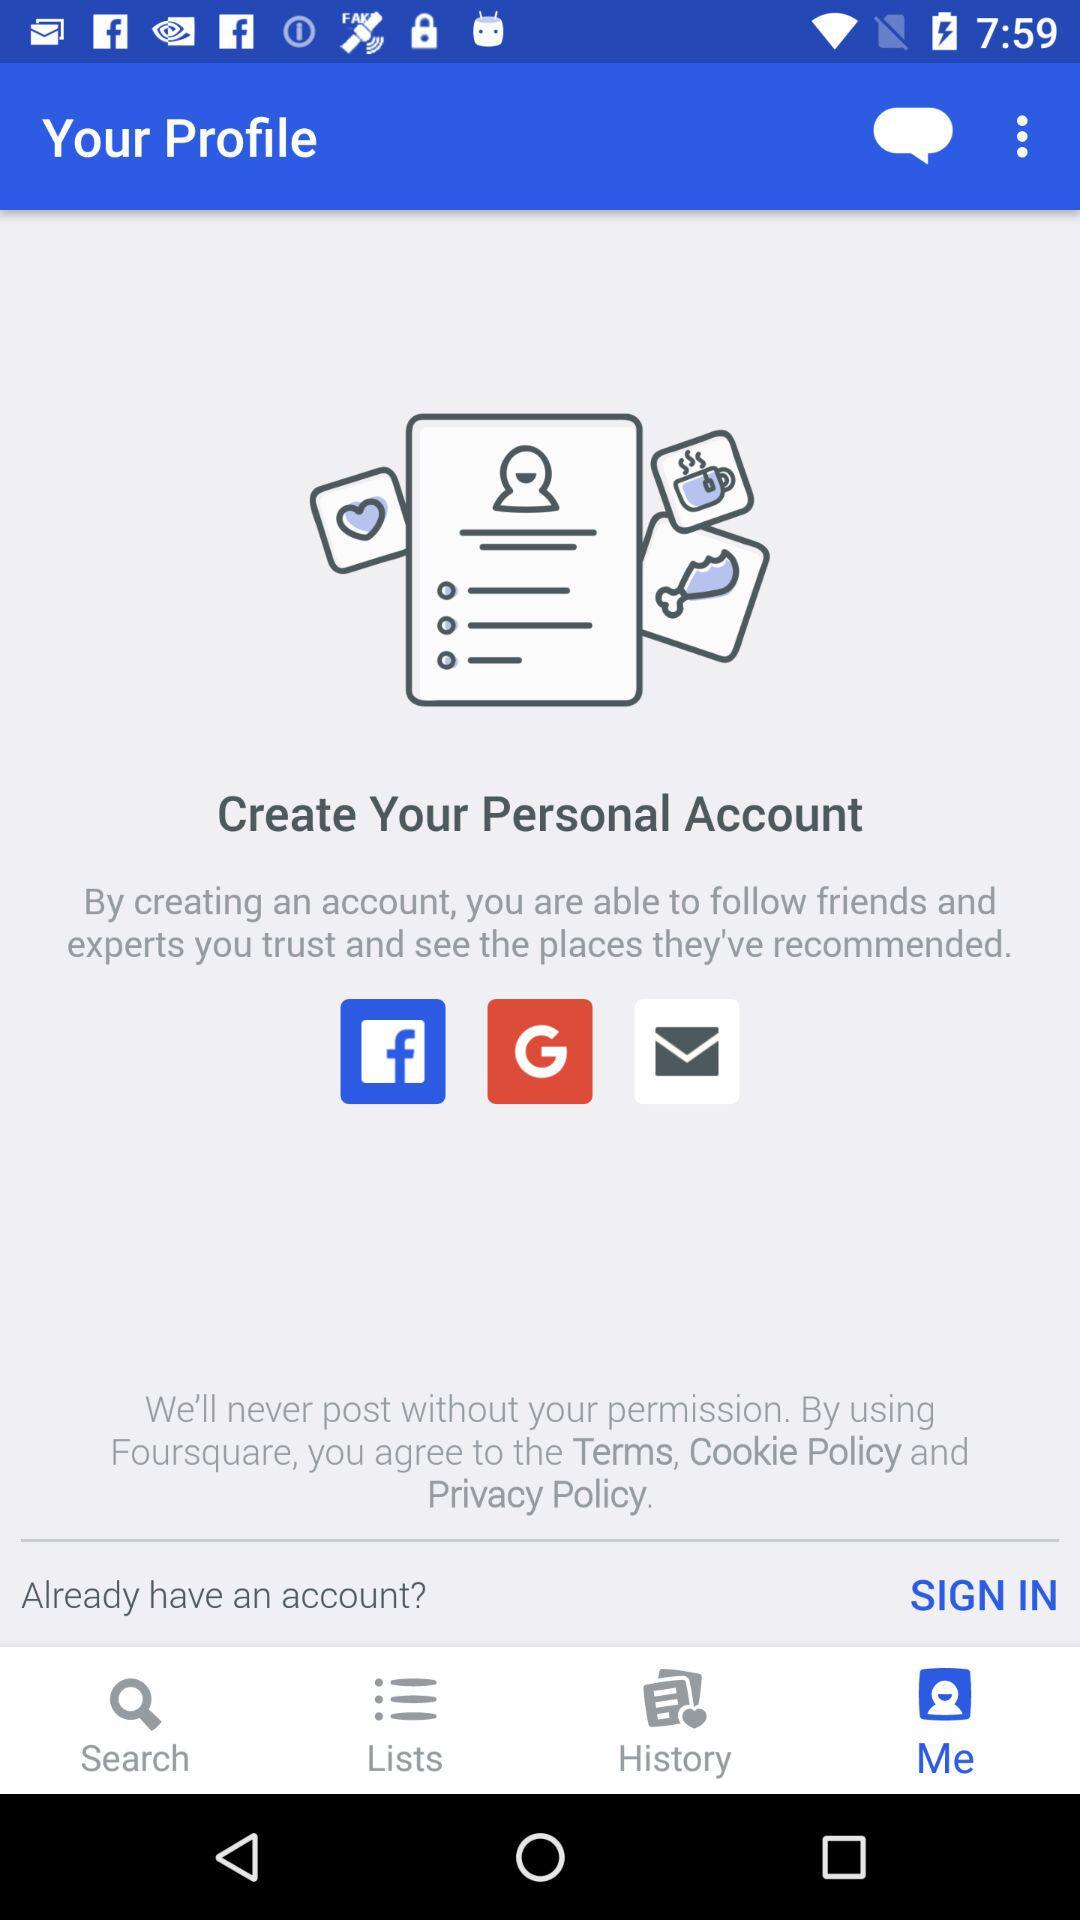 This screenshot has height=1920, width=1080. I want to click on the image which is above the text create your personal account, so click(540, 558).